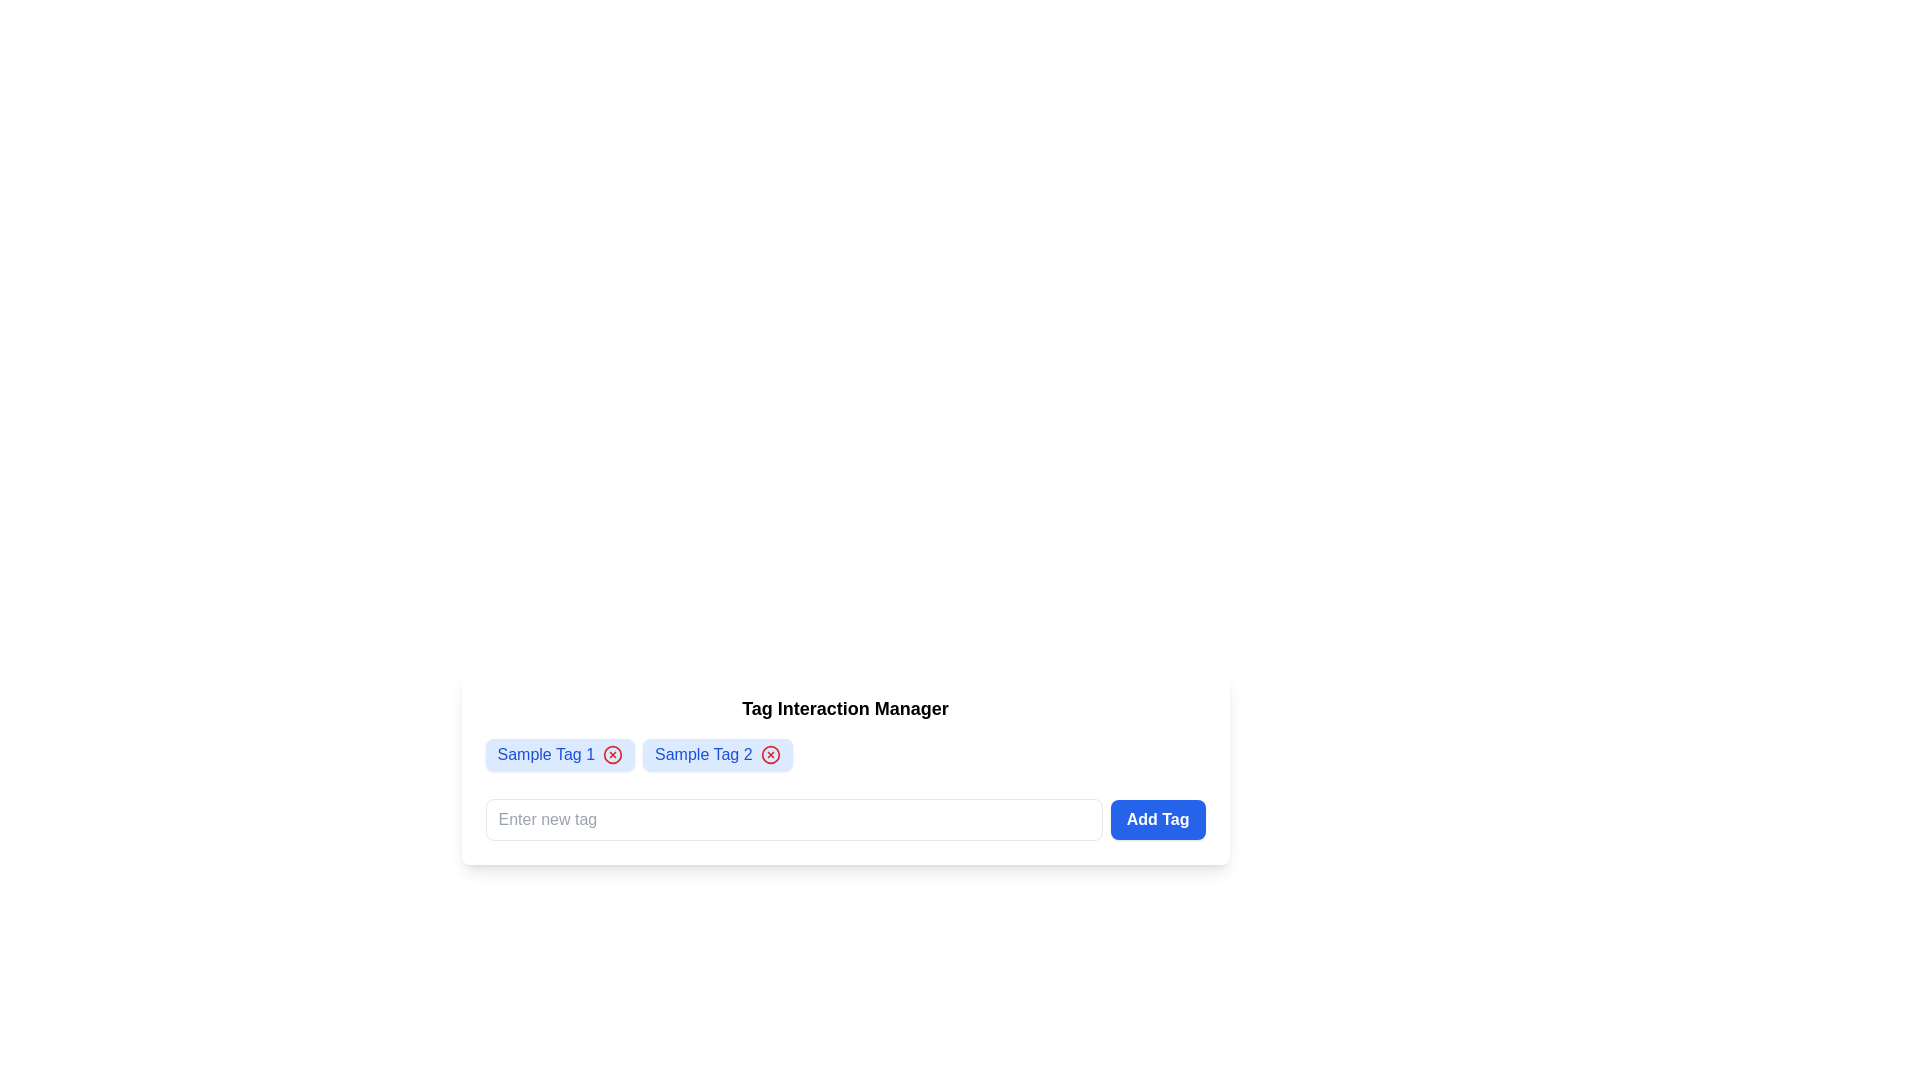  I want to click on the first tag in the tagging system, so click(560, 755).